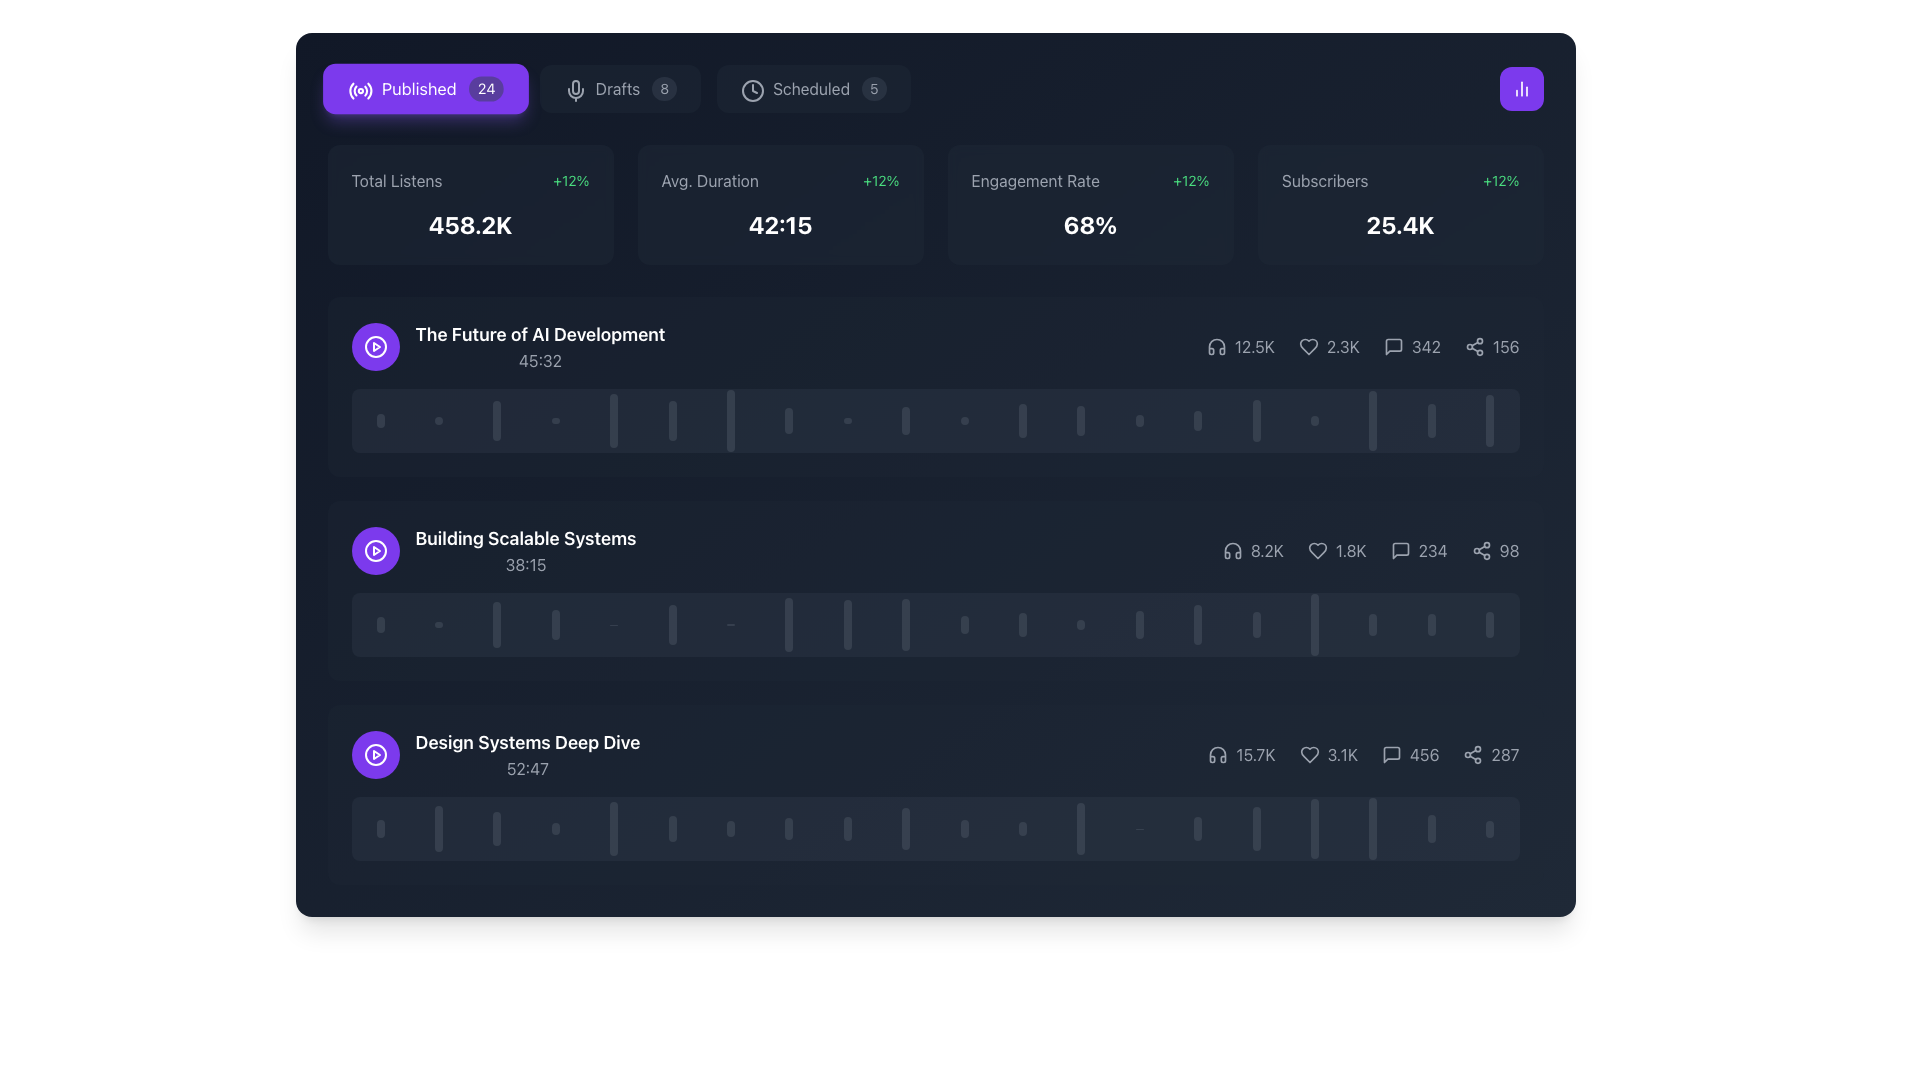  I want to click on the 'like' icon located in the statistics section of a podcast entry, which indicates user engagement and is positioned to the left of the likes count '2.3K', so click(1308, 346).